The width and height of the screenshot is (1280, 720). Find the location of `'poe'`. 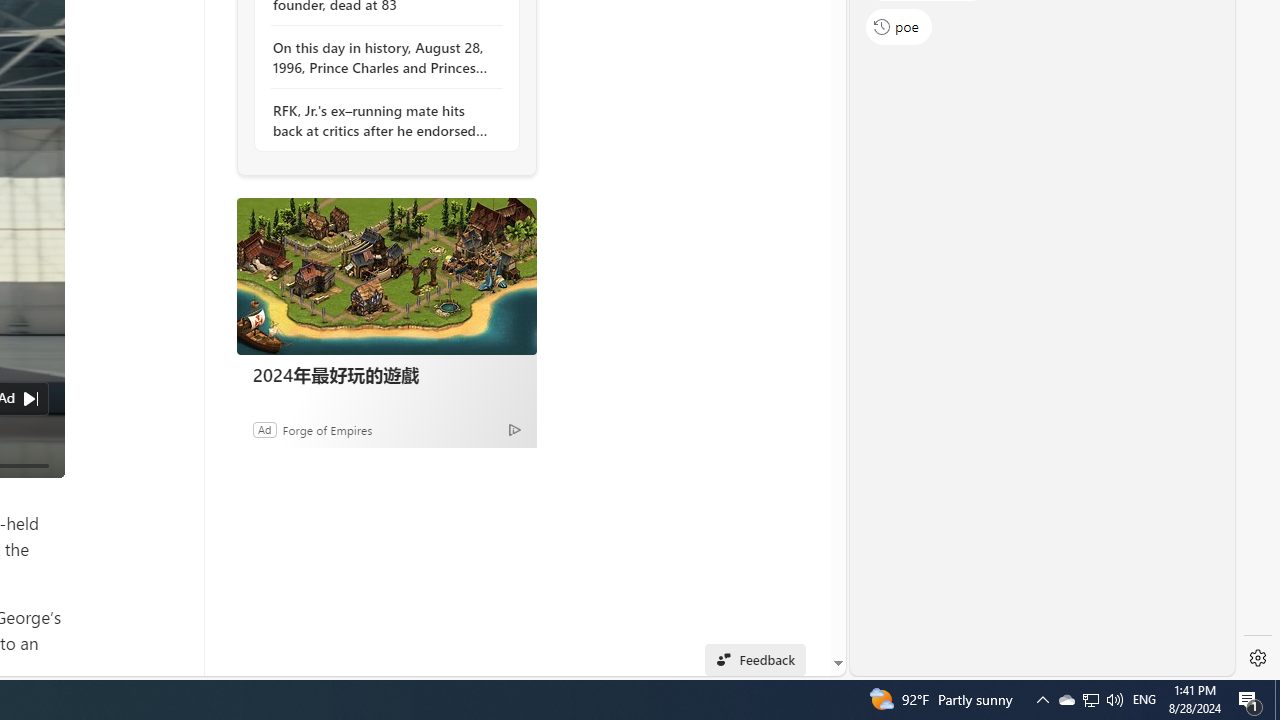

'poe' is located at coordinates (898, 26).